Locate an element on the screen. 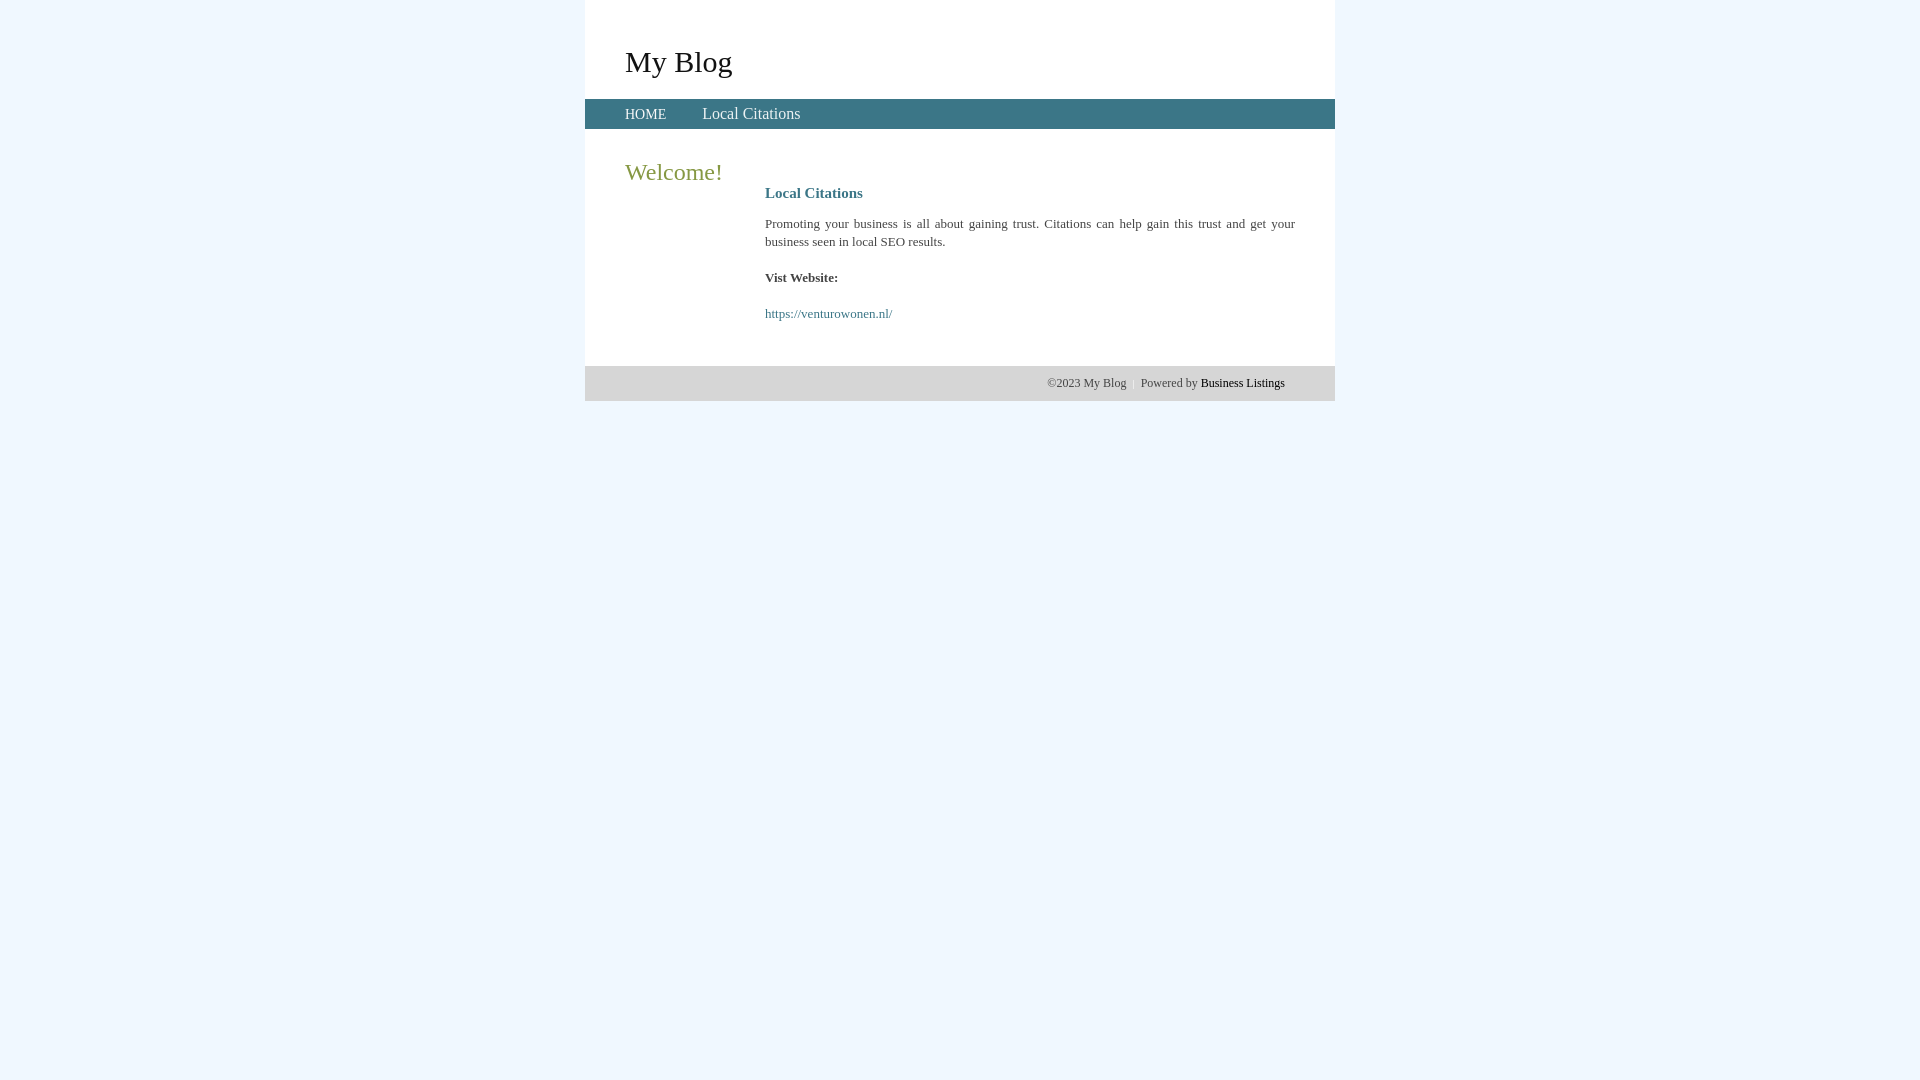  'My Blog' is located at coordinates (678, 60).